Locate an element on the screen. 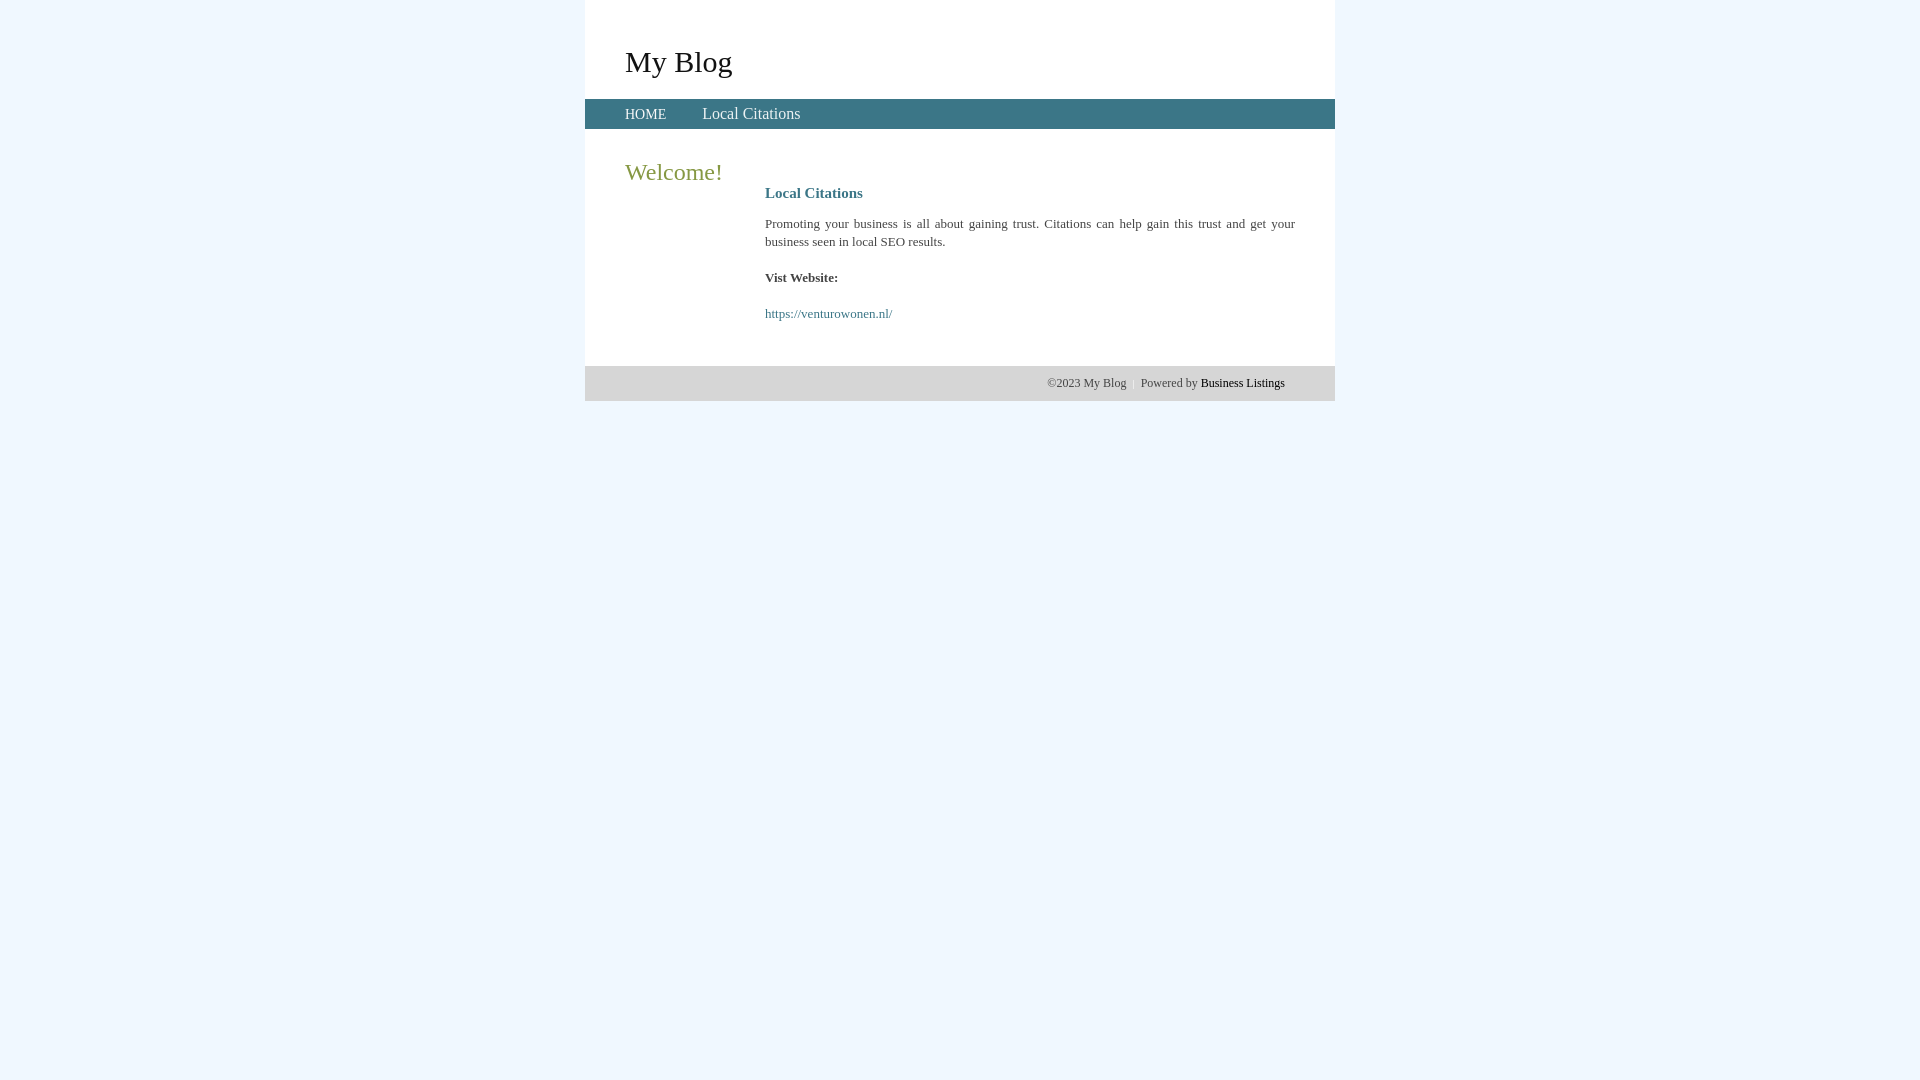  'My Blog' is located at coordinates (678, 60).